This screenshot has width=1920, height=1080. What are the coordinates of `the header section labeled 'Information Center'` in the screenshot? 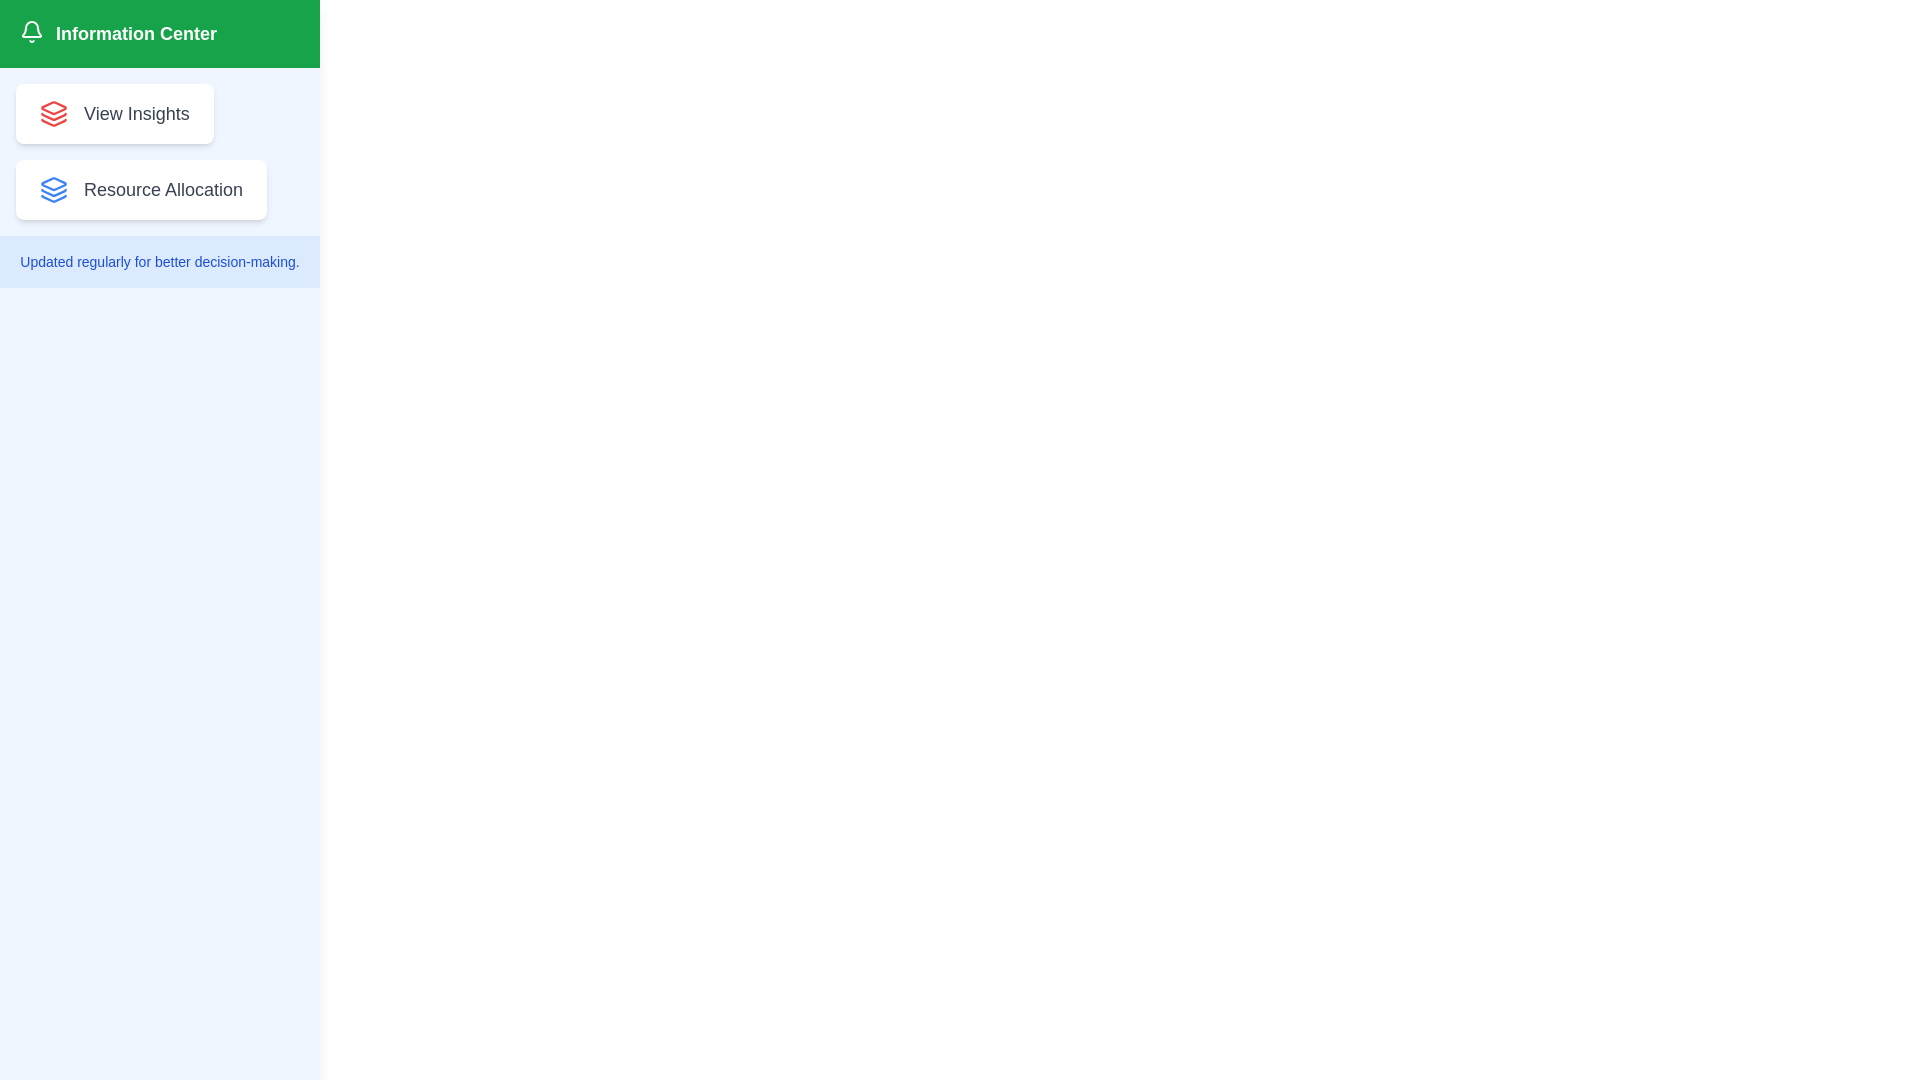 It's located at (158, 34).